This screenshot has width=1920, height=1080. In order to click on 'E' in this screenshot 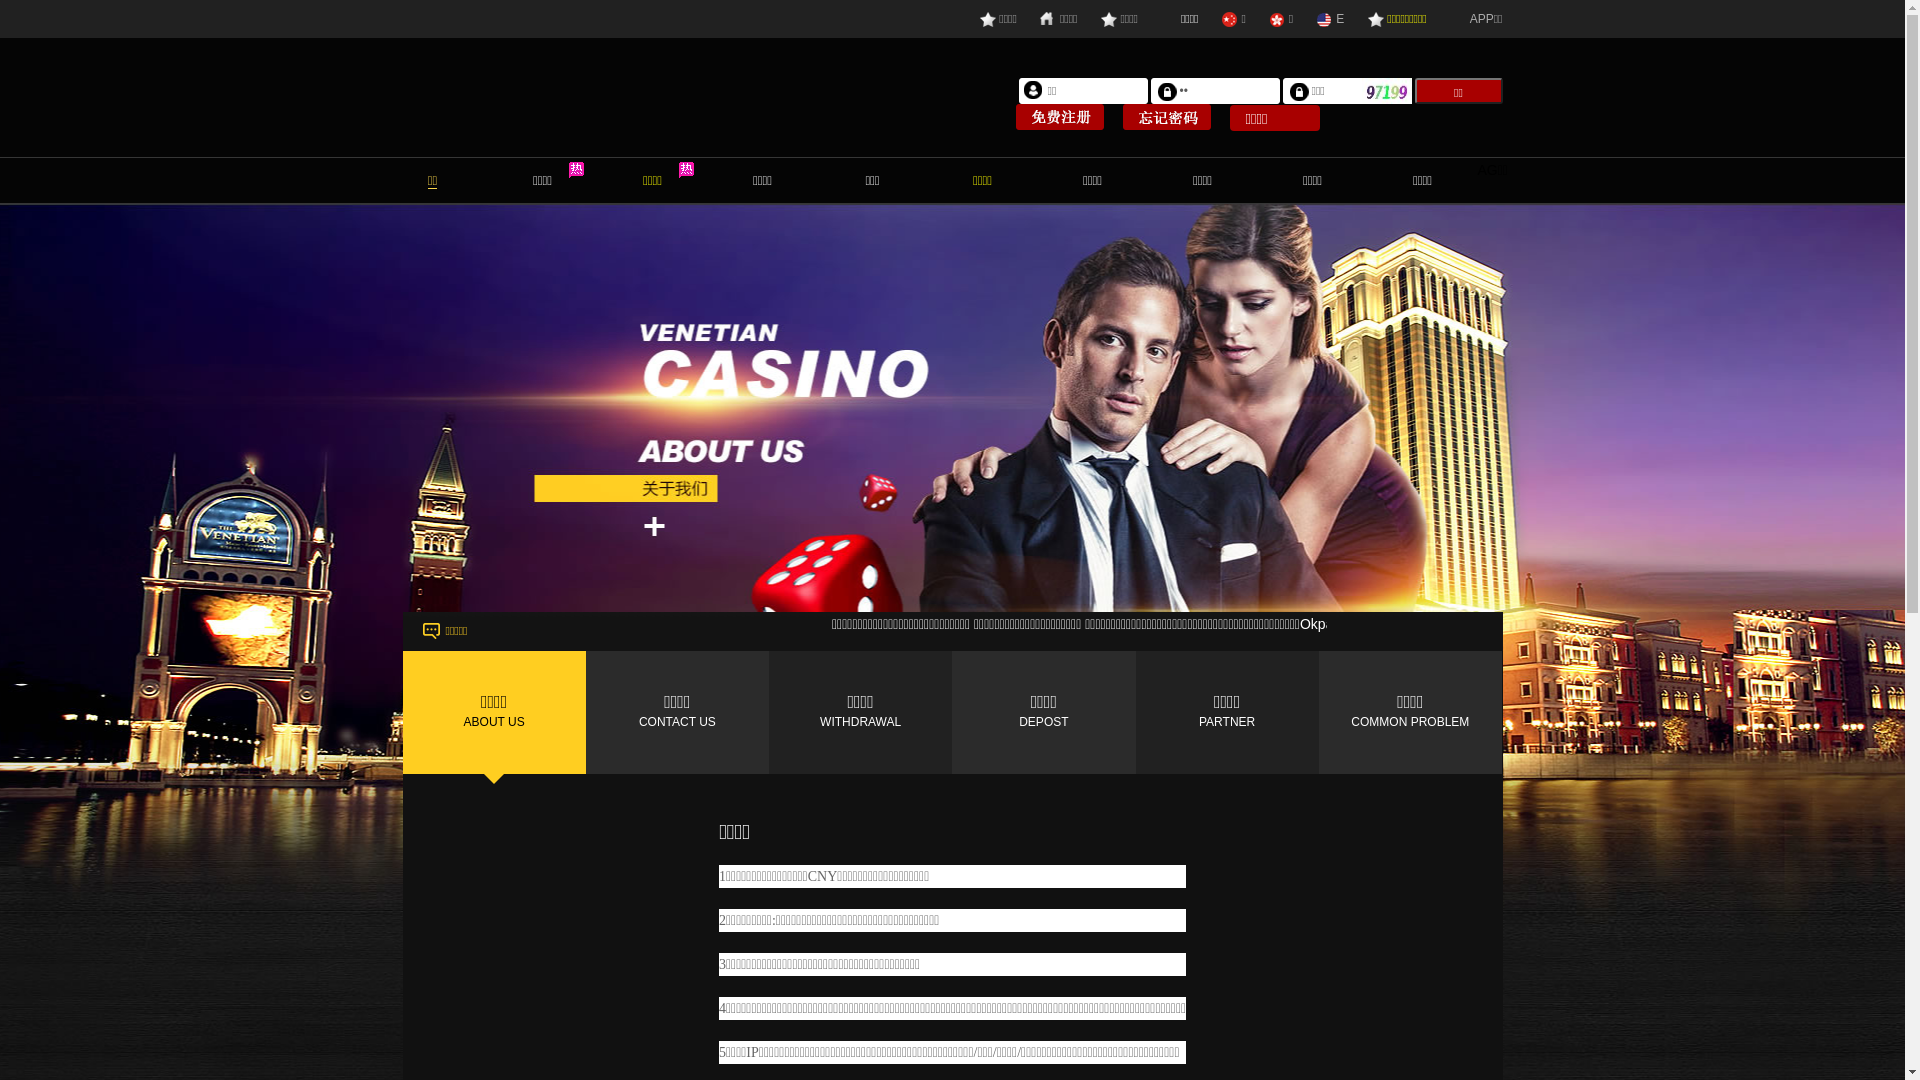, I will do `click(1329, 19)`.